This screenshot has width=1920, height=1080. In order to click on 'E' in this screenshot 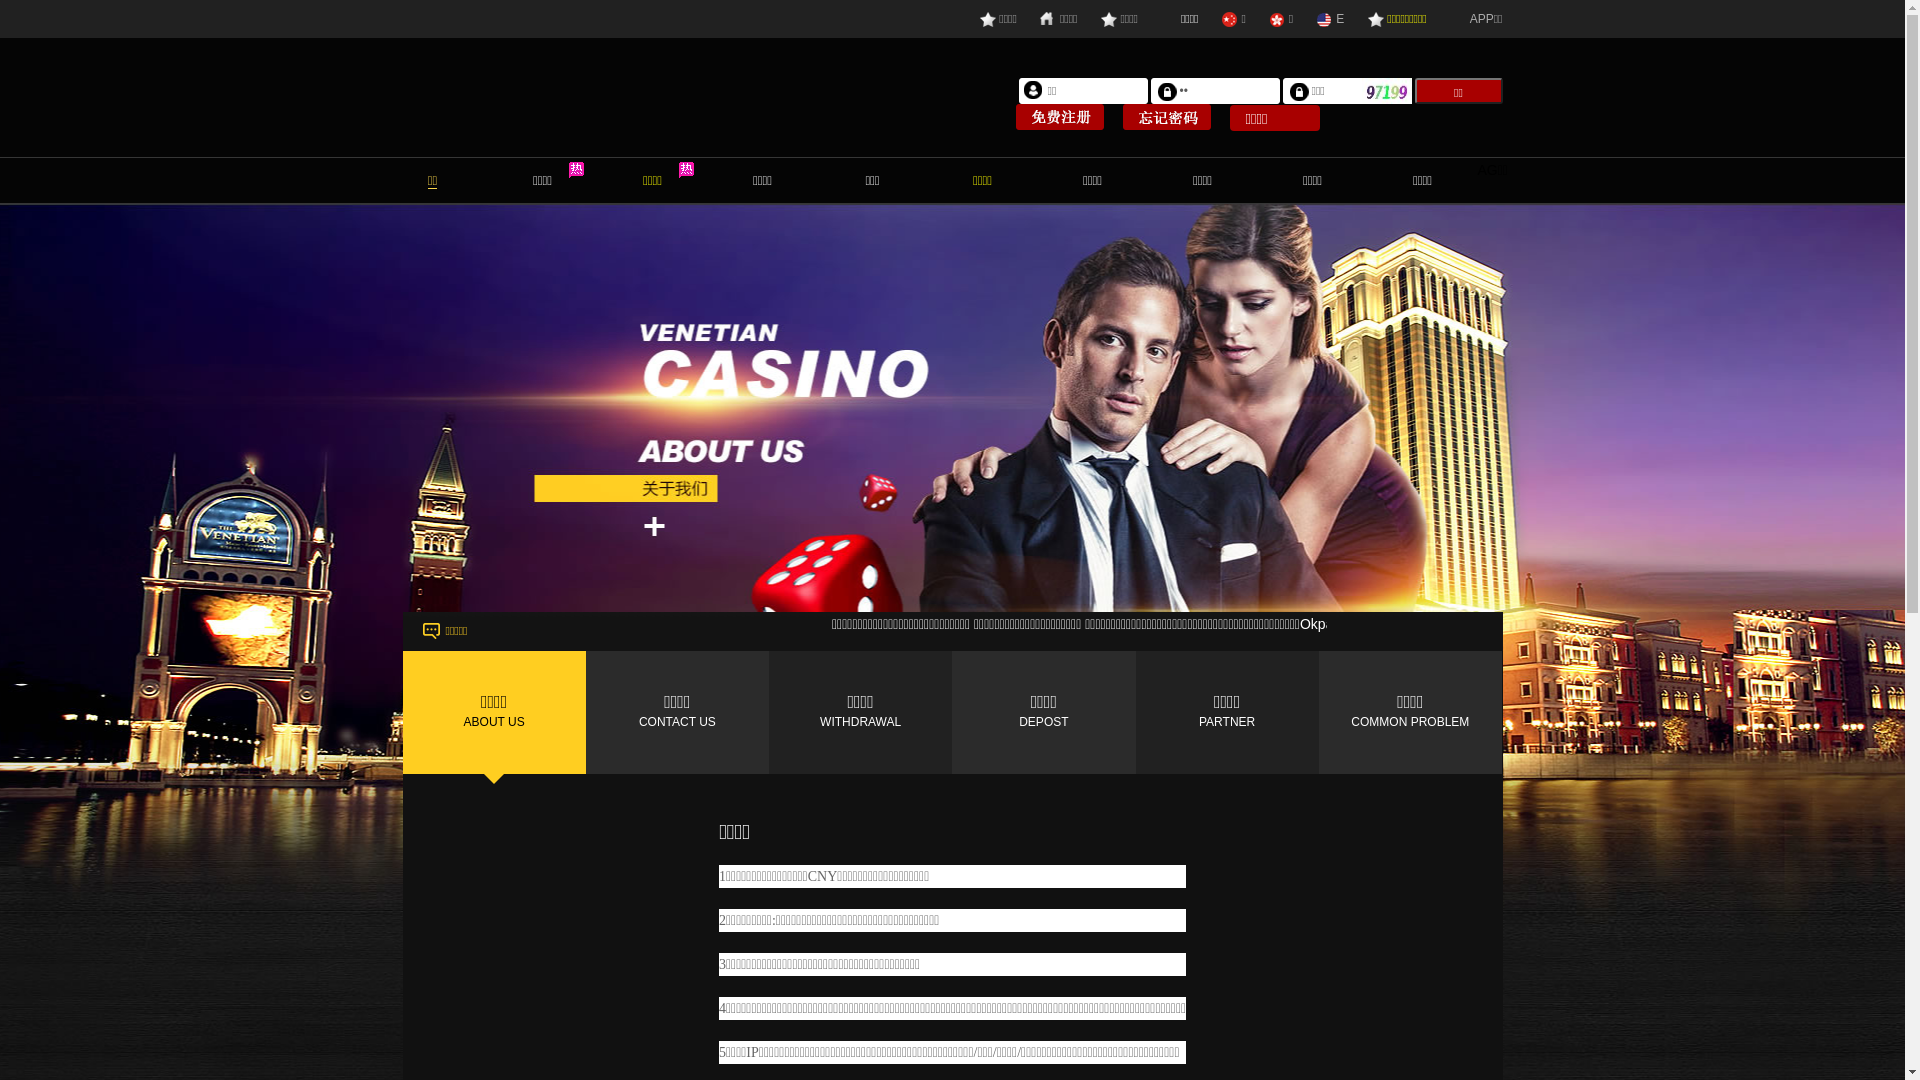, I will do `click(1329, 19)`.